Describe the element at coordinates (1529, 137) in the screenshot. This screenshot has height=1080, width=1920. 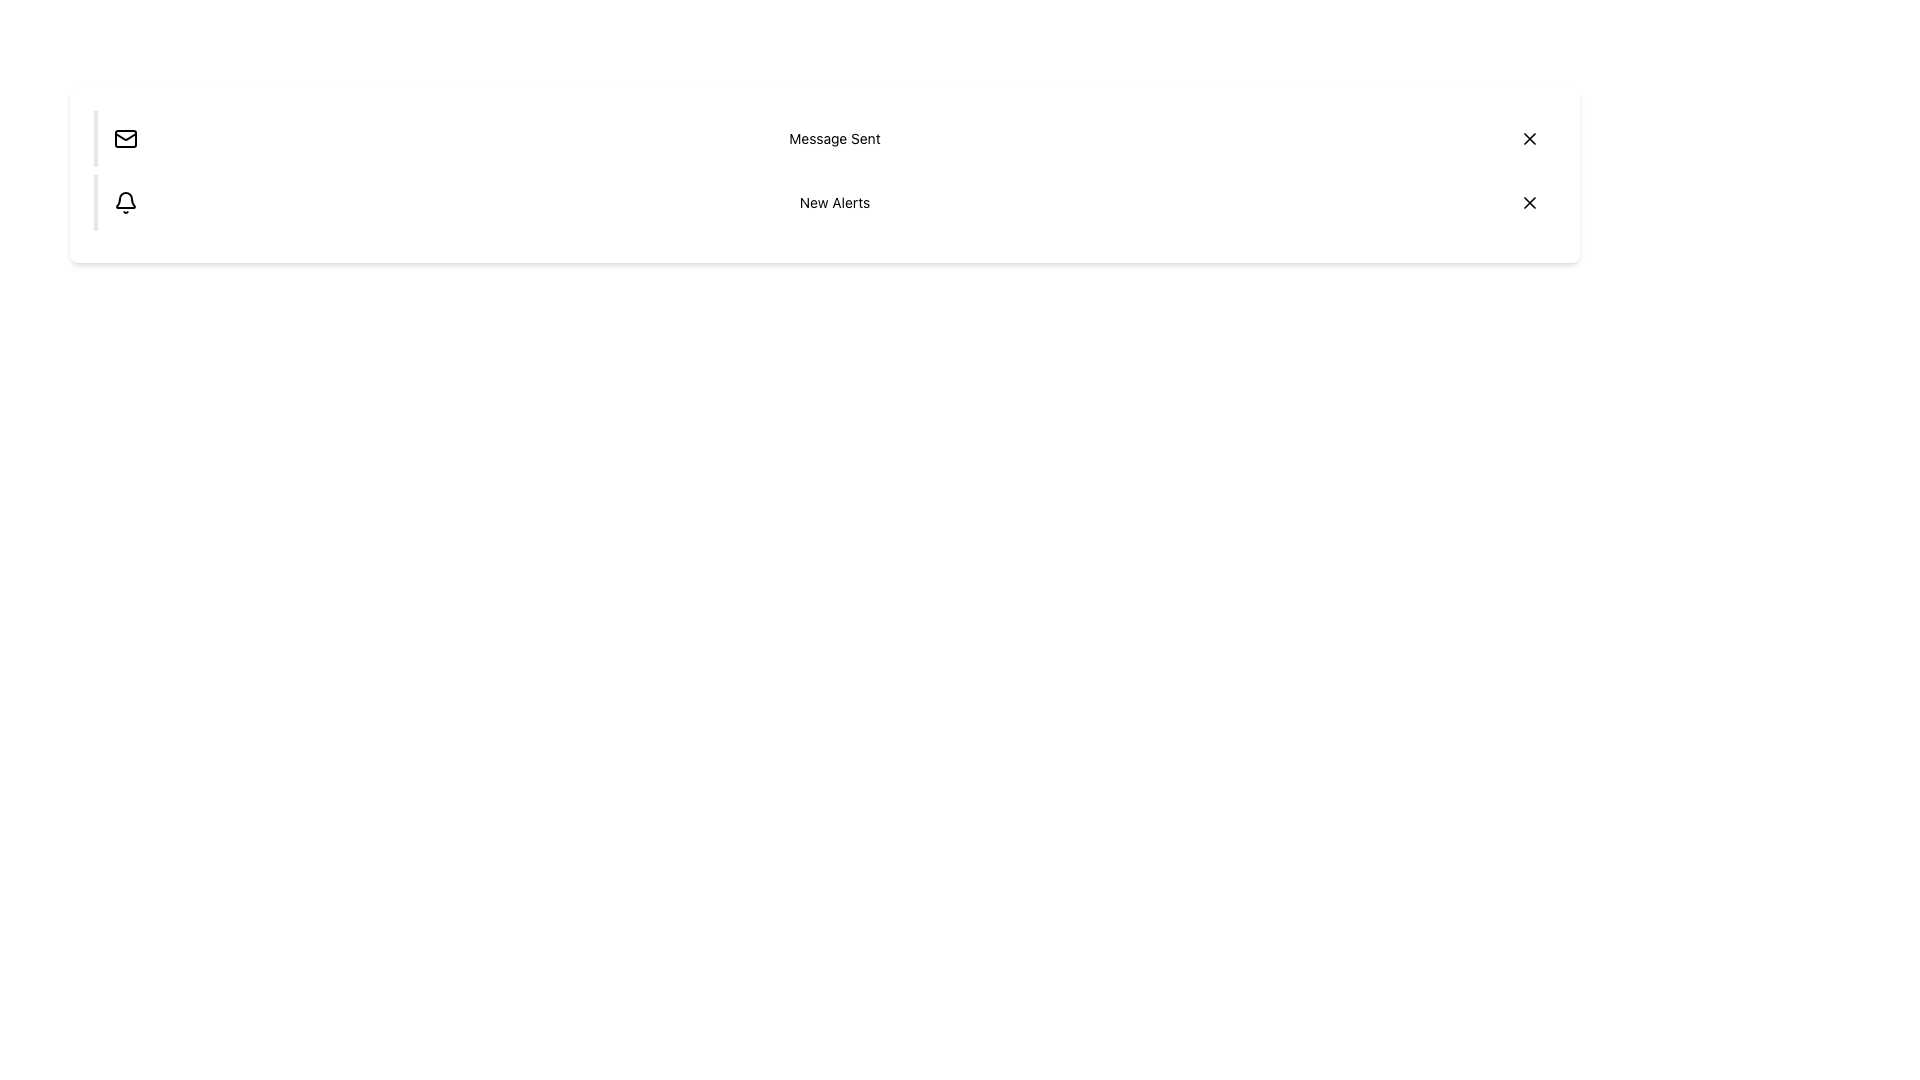
I see `the slanted cross icon located at the top-right corner of the interface` at that location.